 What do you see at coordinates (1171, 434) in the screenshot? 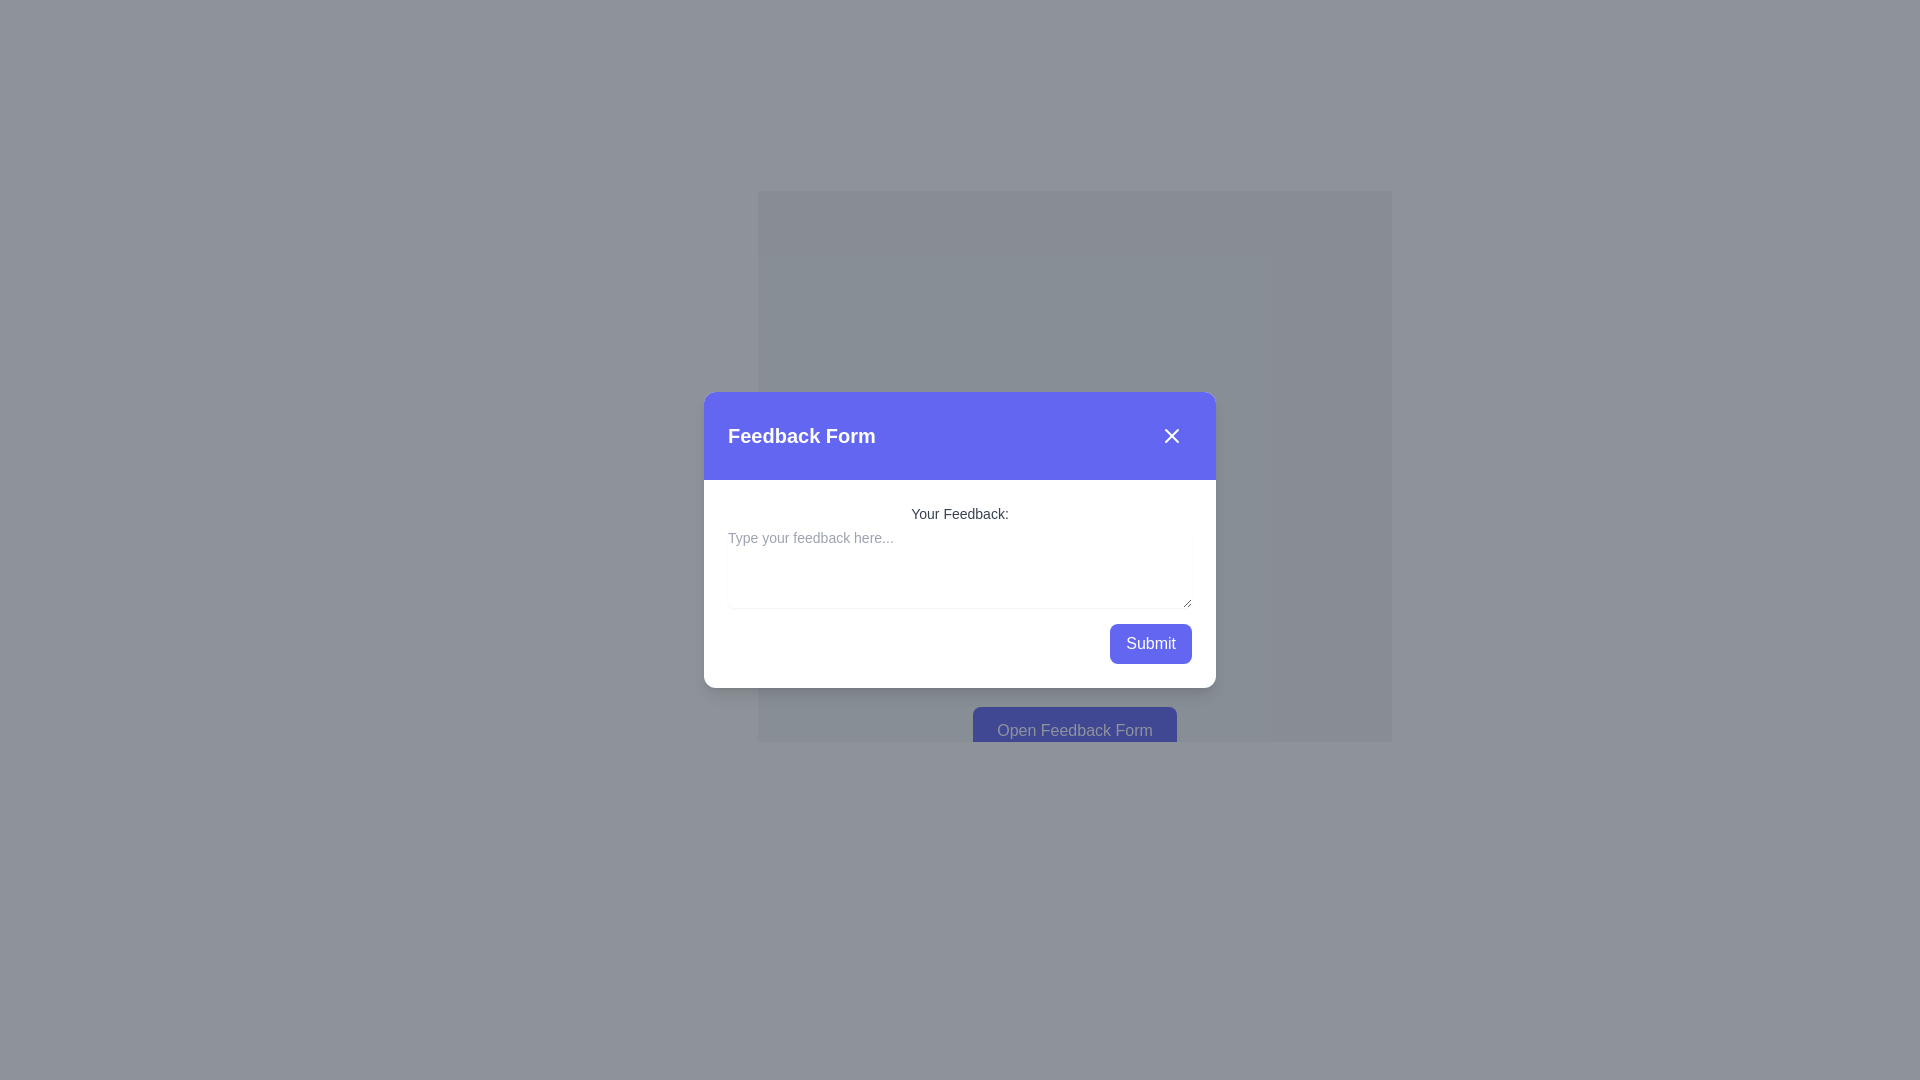
I see `the close icon button represented by a cross icon in the top-right corner of the Feedback Form modal` at bounding box center [1171, 434].